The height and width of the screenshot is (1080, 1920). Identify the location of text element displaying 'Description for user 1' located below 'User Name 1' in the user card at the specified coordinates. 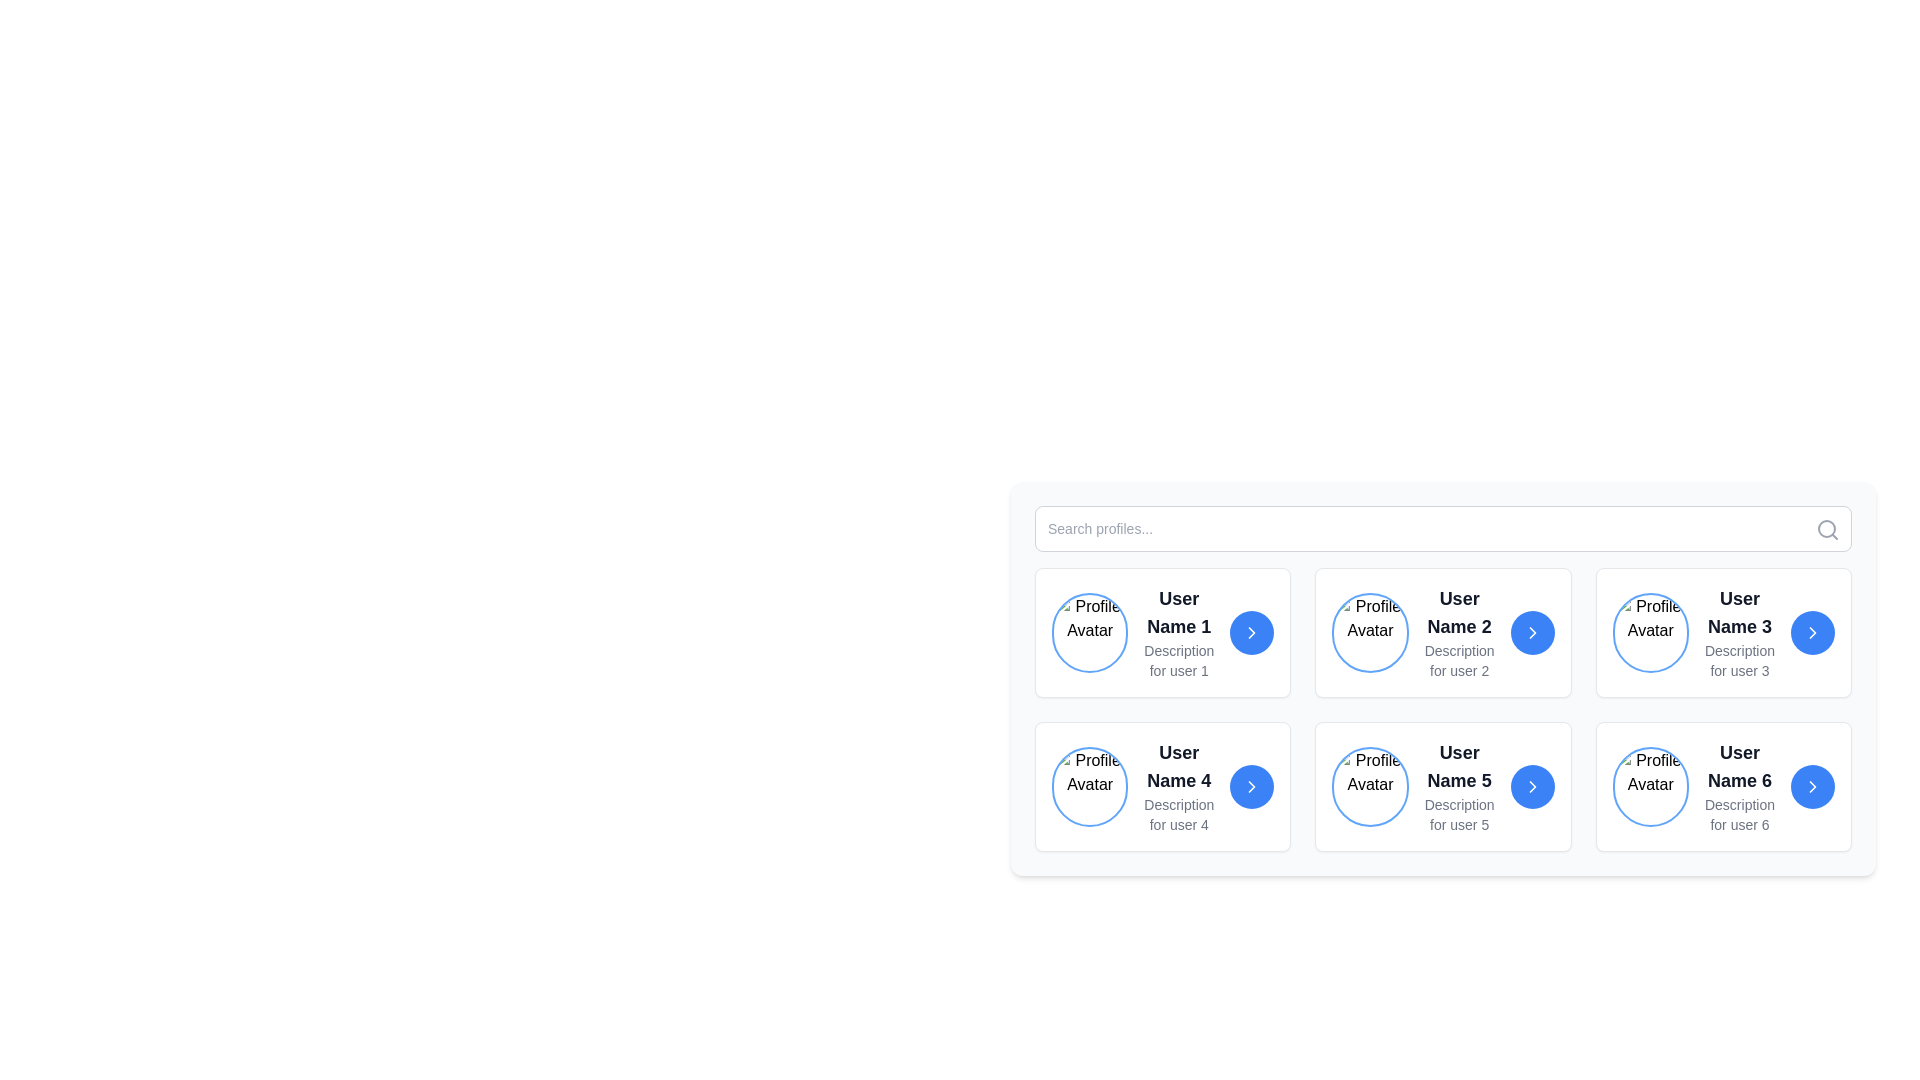
(1179, 660).